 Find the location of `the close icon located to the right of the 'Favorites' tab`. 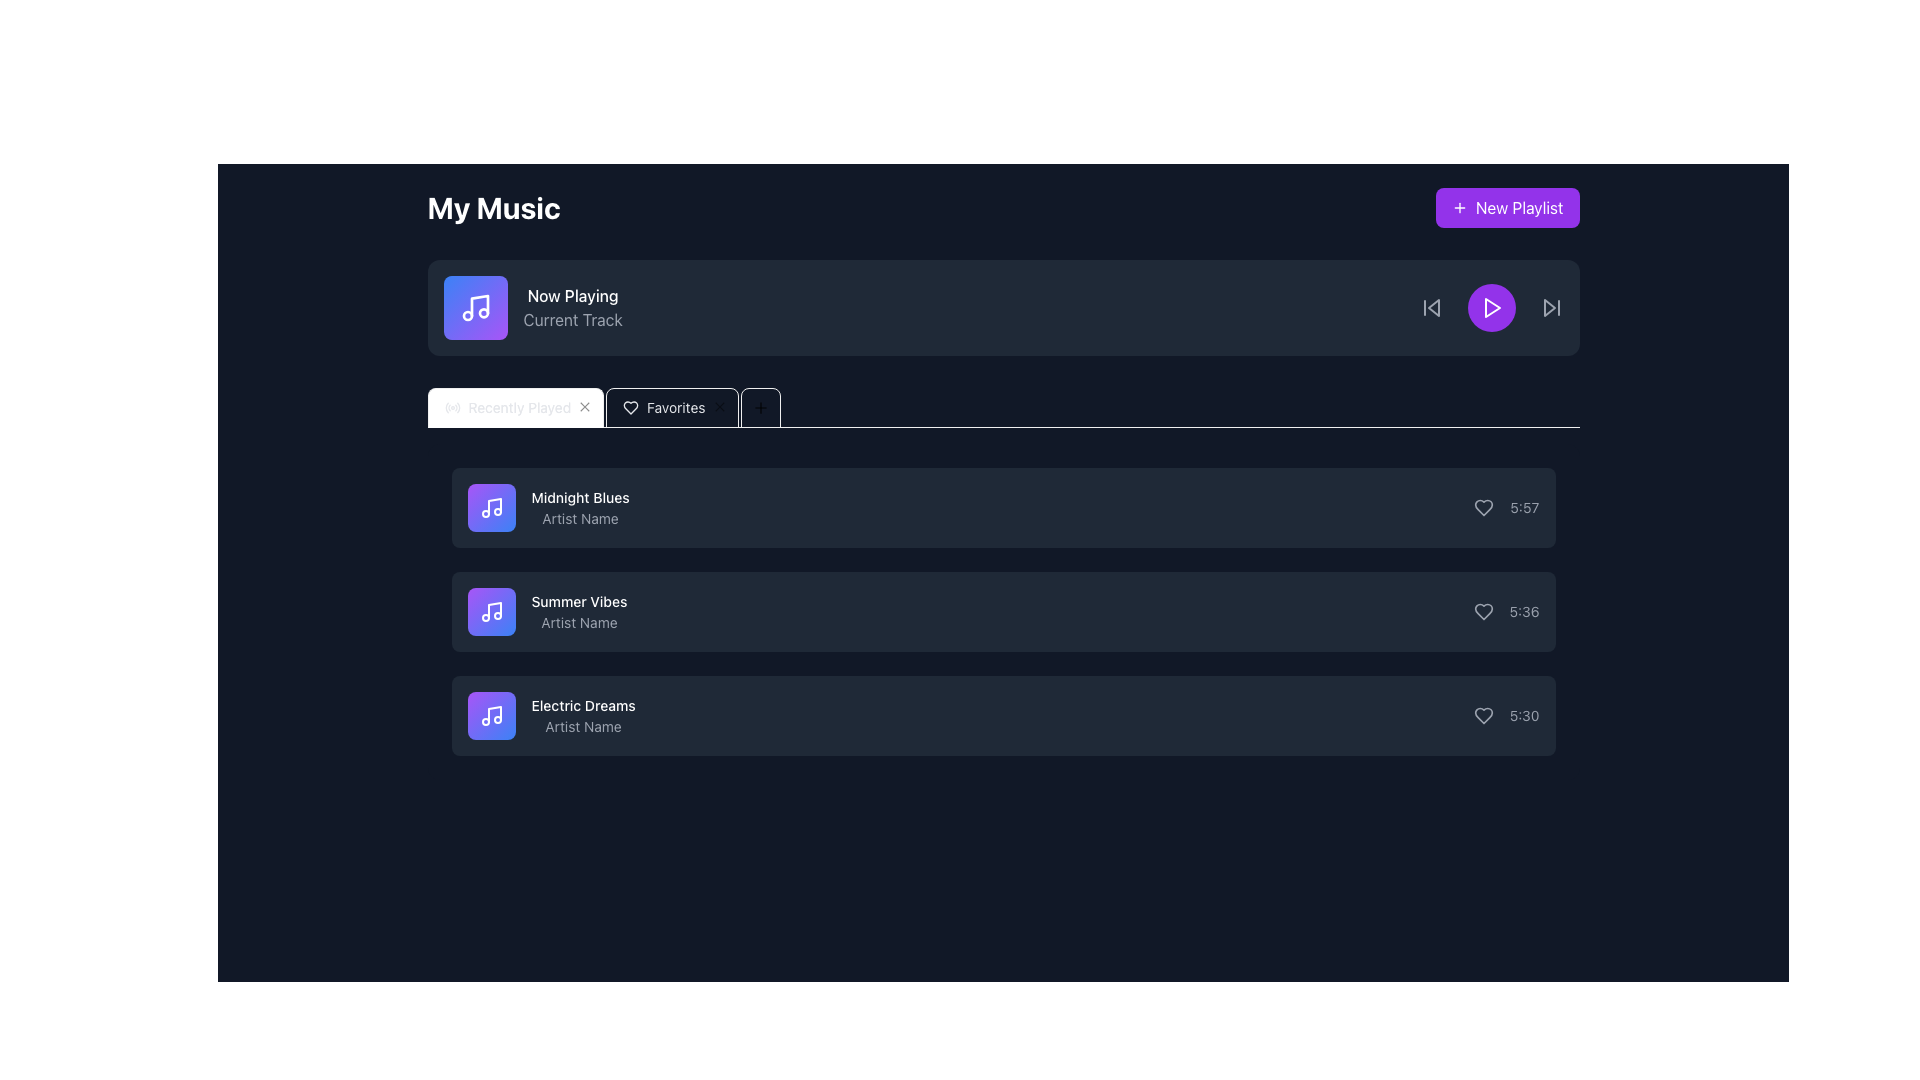

the close icon located to the right of the 'Favorites' tab is located at coordinates (584, 406).